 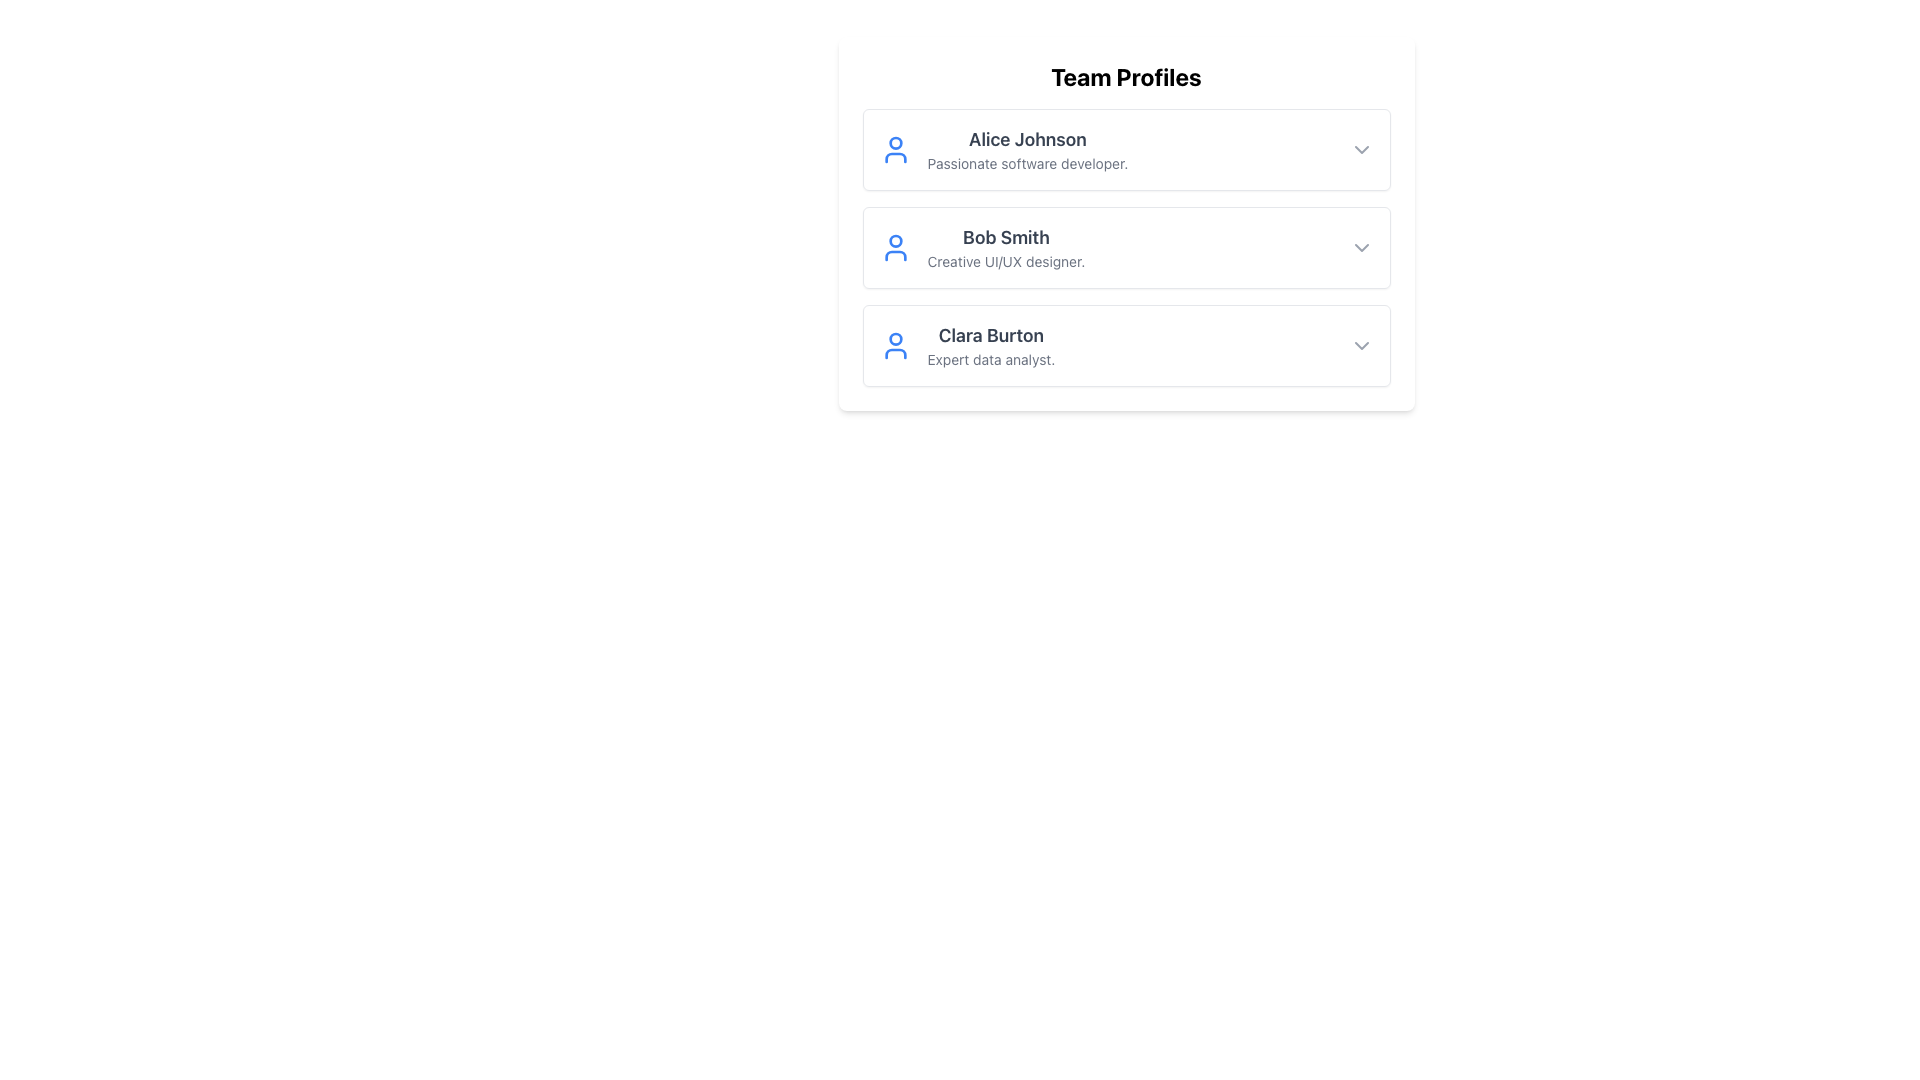 What do you see at coordinates (1126, 246) in the screenshot?
I see `the Profile card for 'Bob Smith'` at bounding box center [1126, 246].